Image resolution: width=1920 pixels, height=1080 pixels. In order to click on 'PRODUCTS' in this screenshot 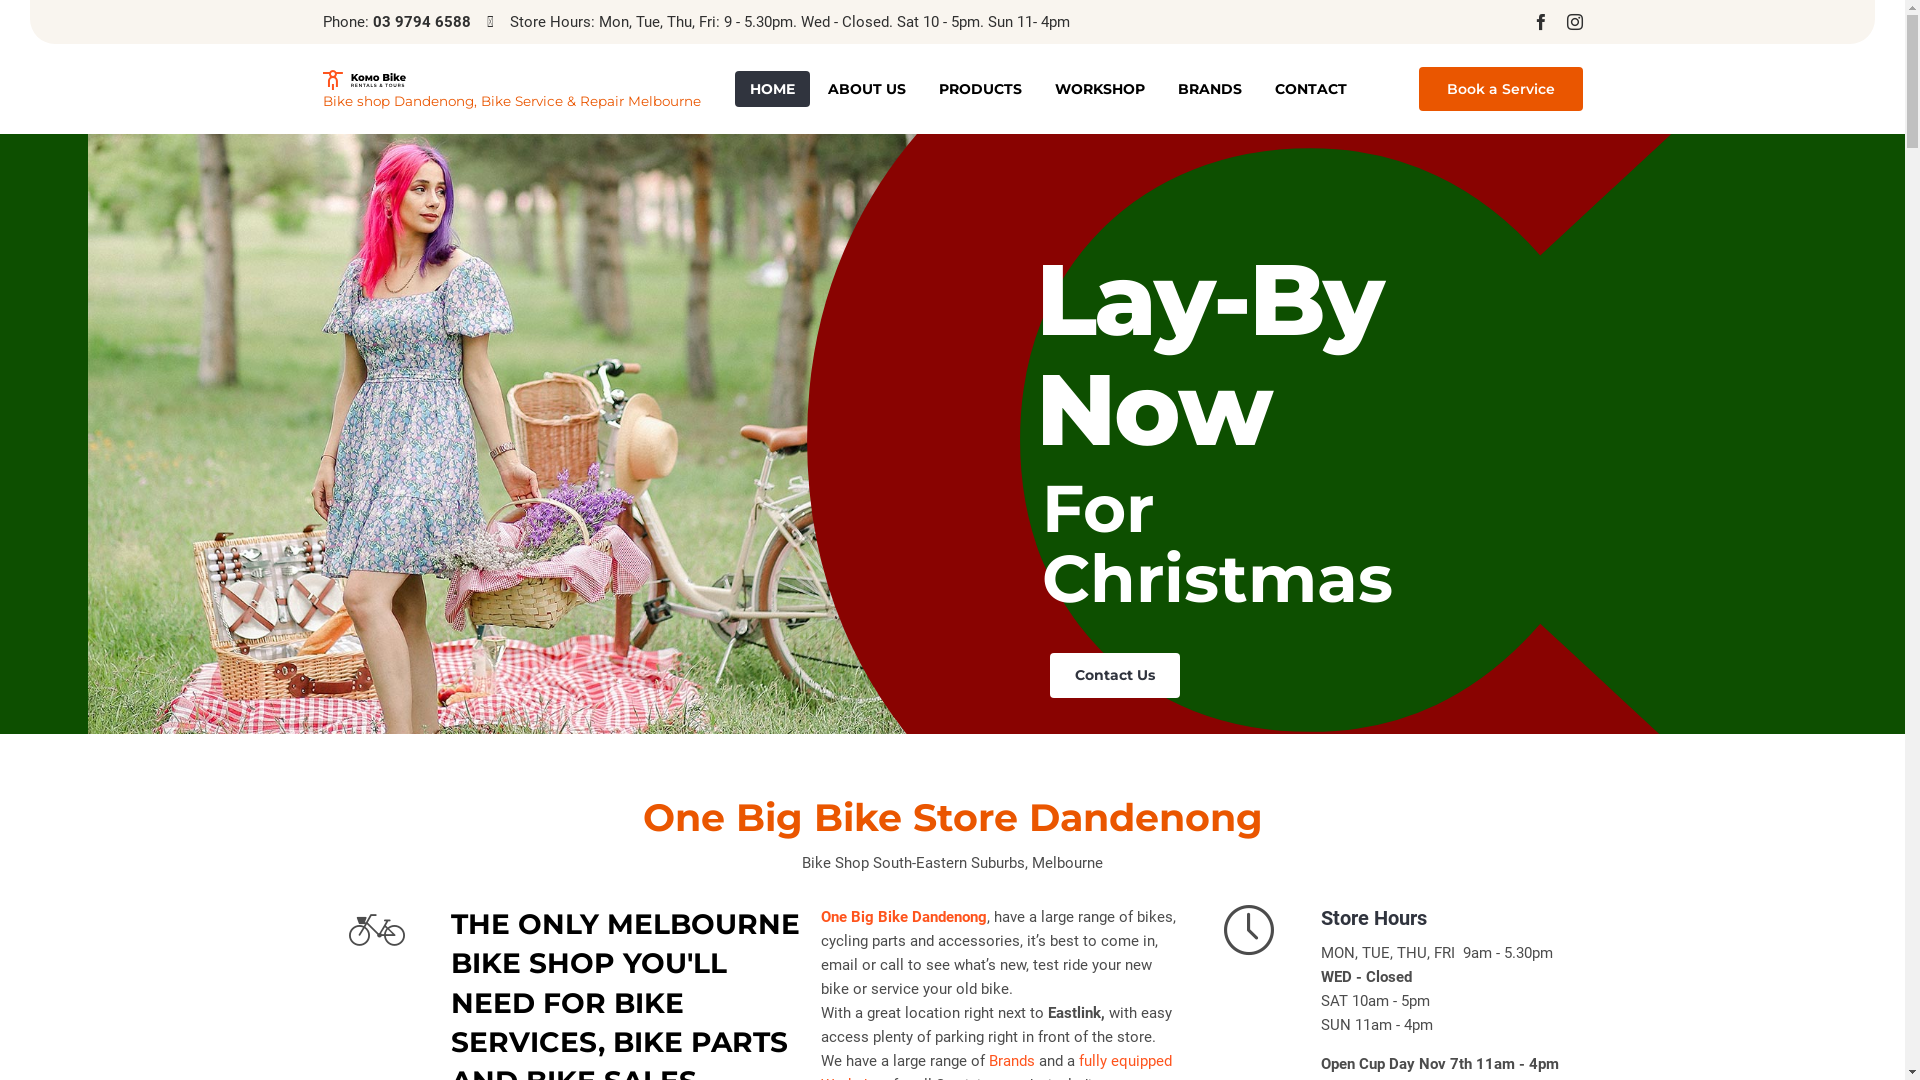, I will do `click(980, 87)`.